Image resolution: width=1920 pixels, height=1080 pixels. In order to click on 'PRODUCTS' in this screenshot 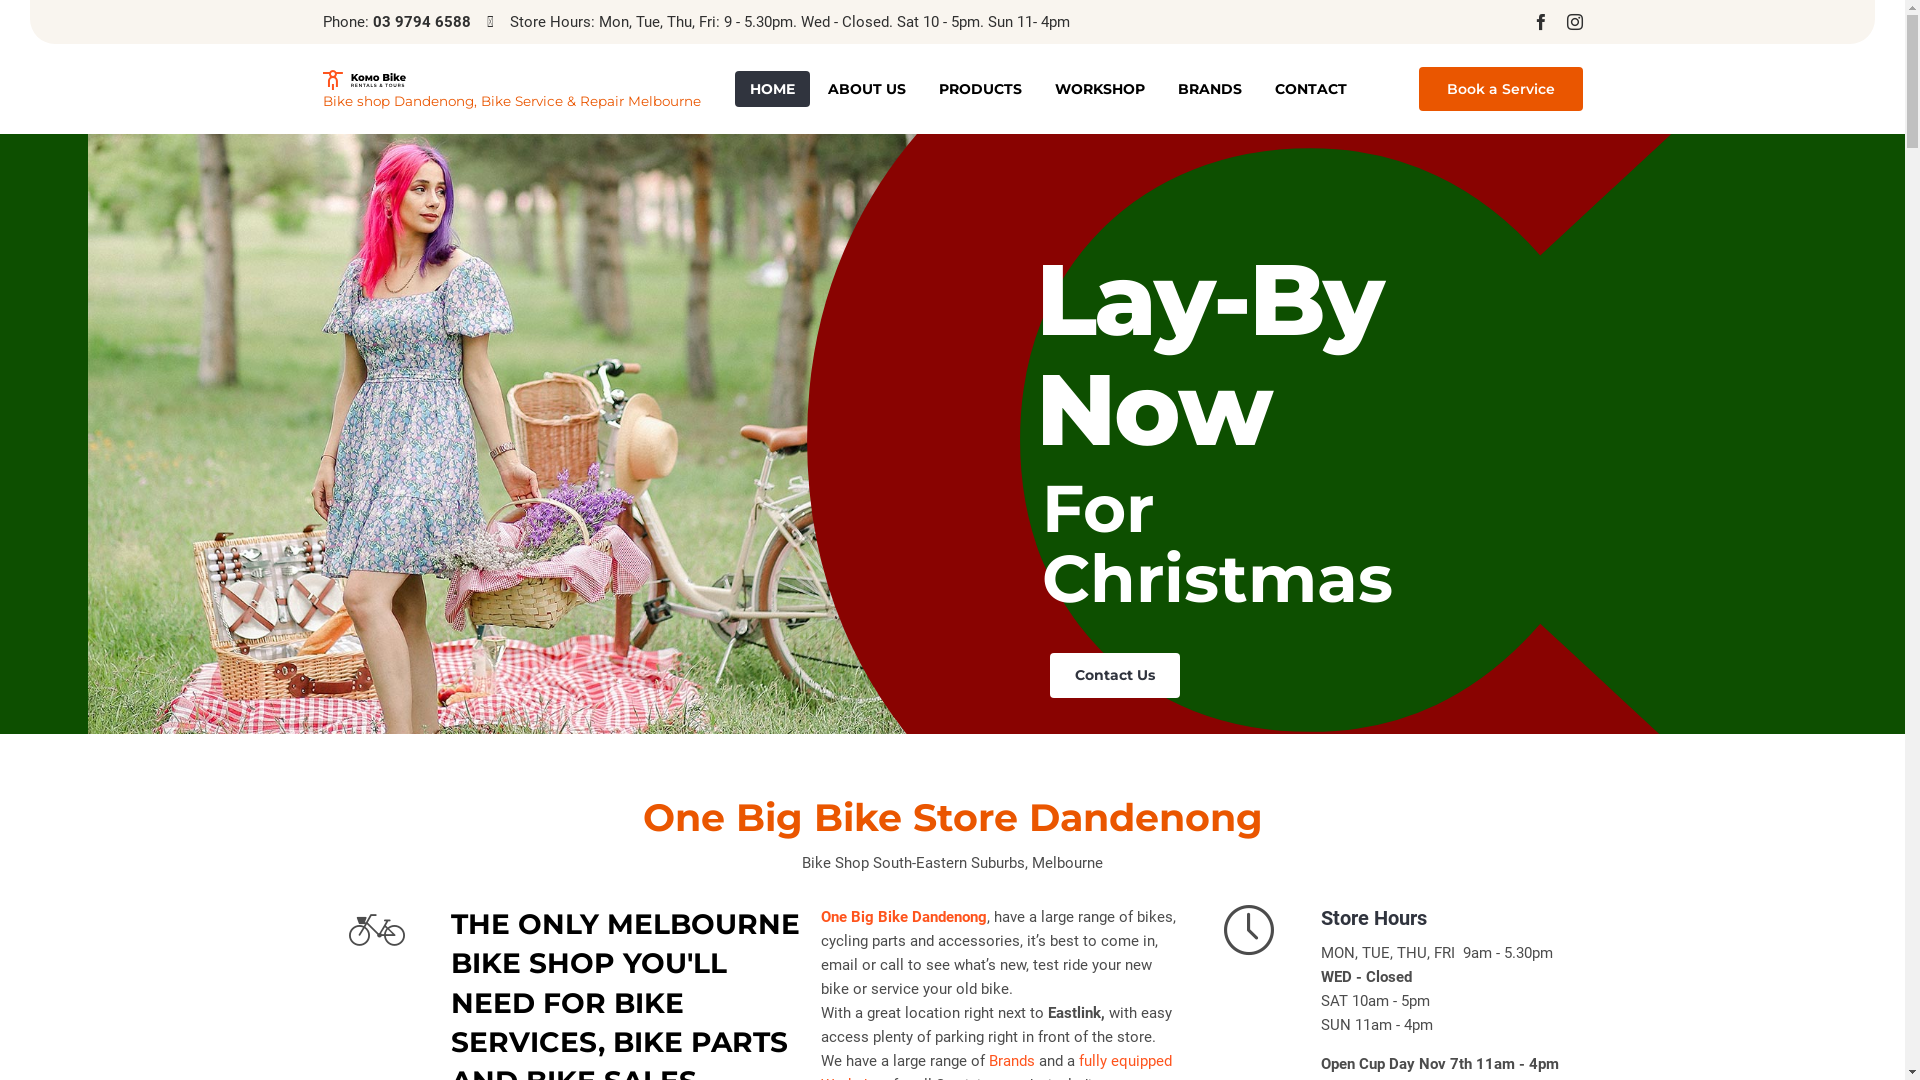, I will do `click(980, 87)`.